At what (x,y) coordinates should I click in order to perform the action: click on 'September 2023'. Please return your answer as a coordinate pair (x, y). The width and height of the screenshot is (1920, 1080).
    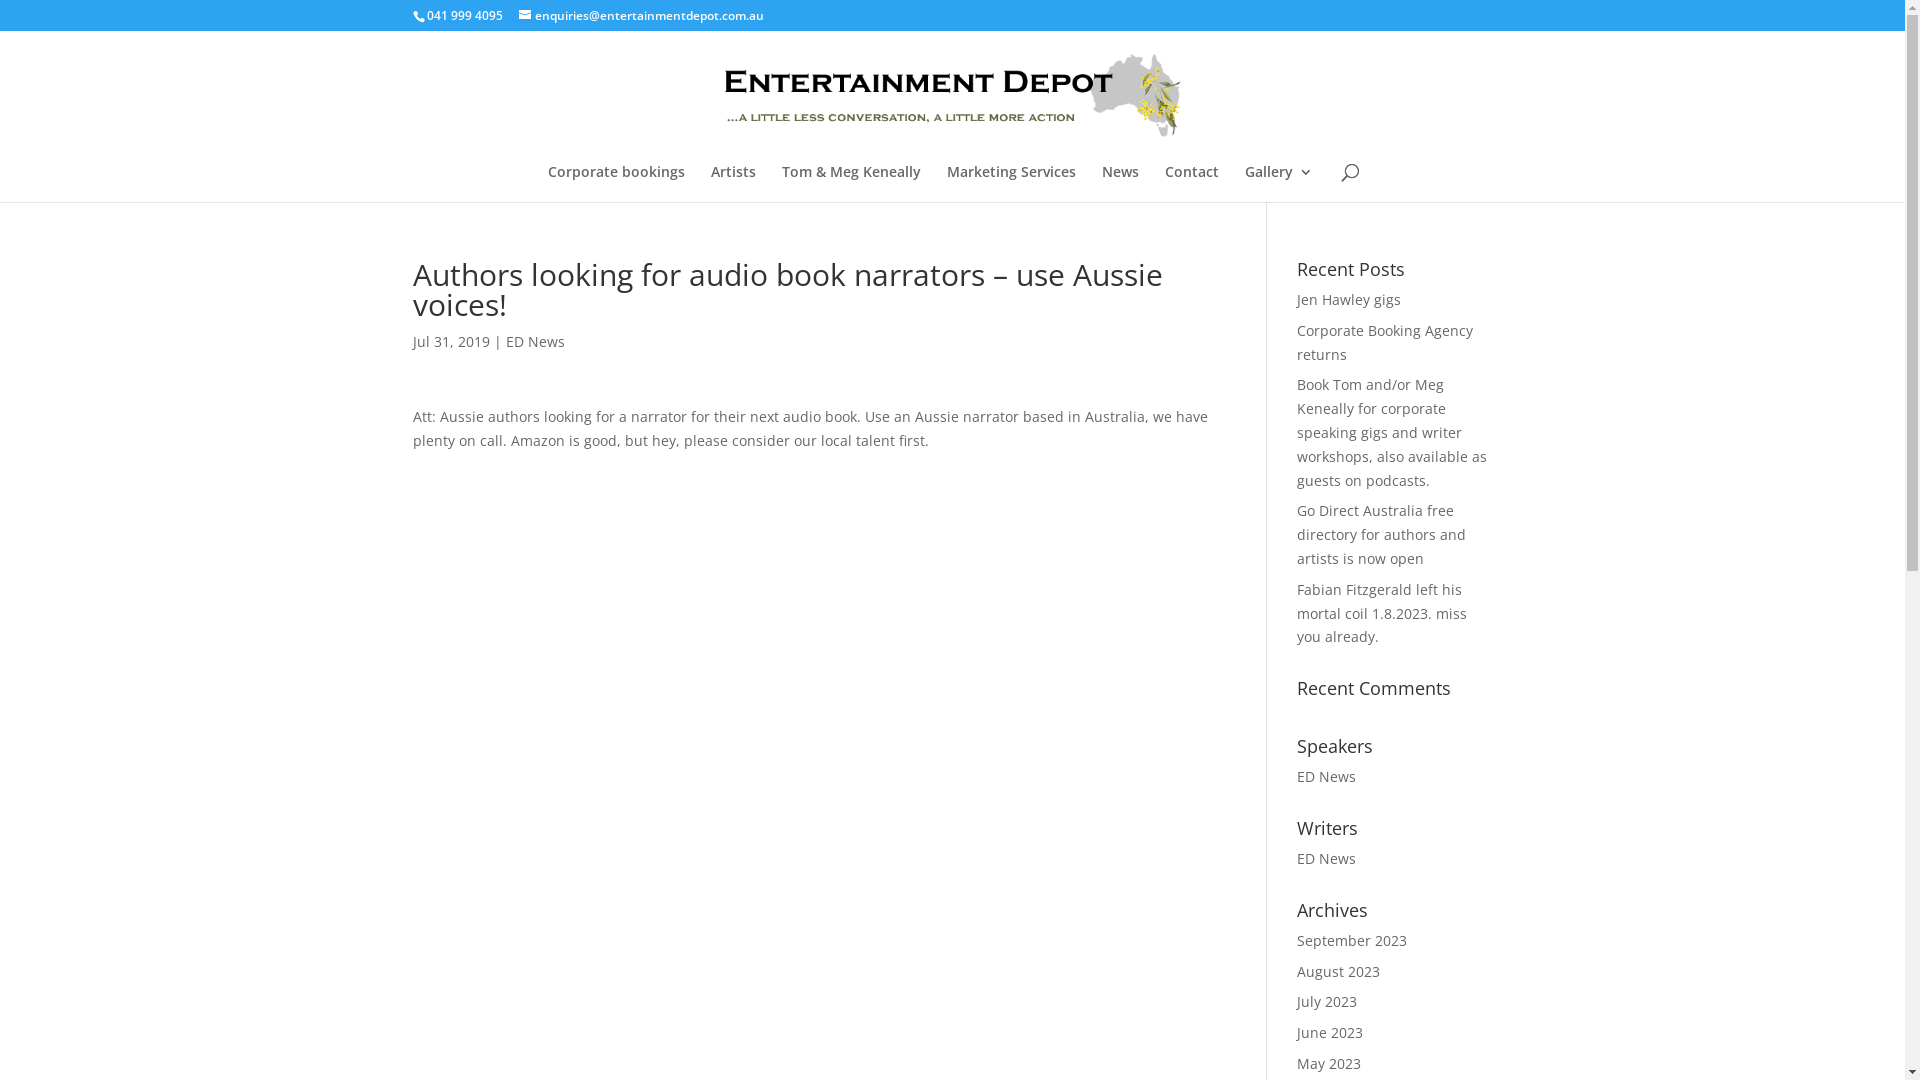
    Looking at the image, I should click on (1352, 940).